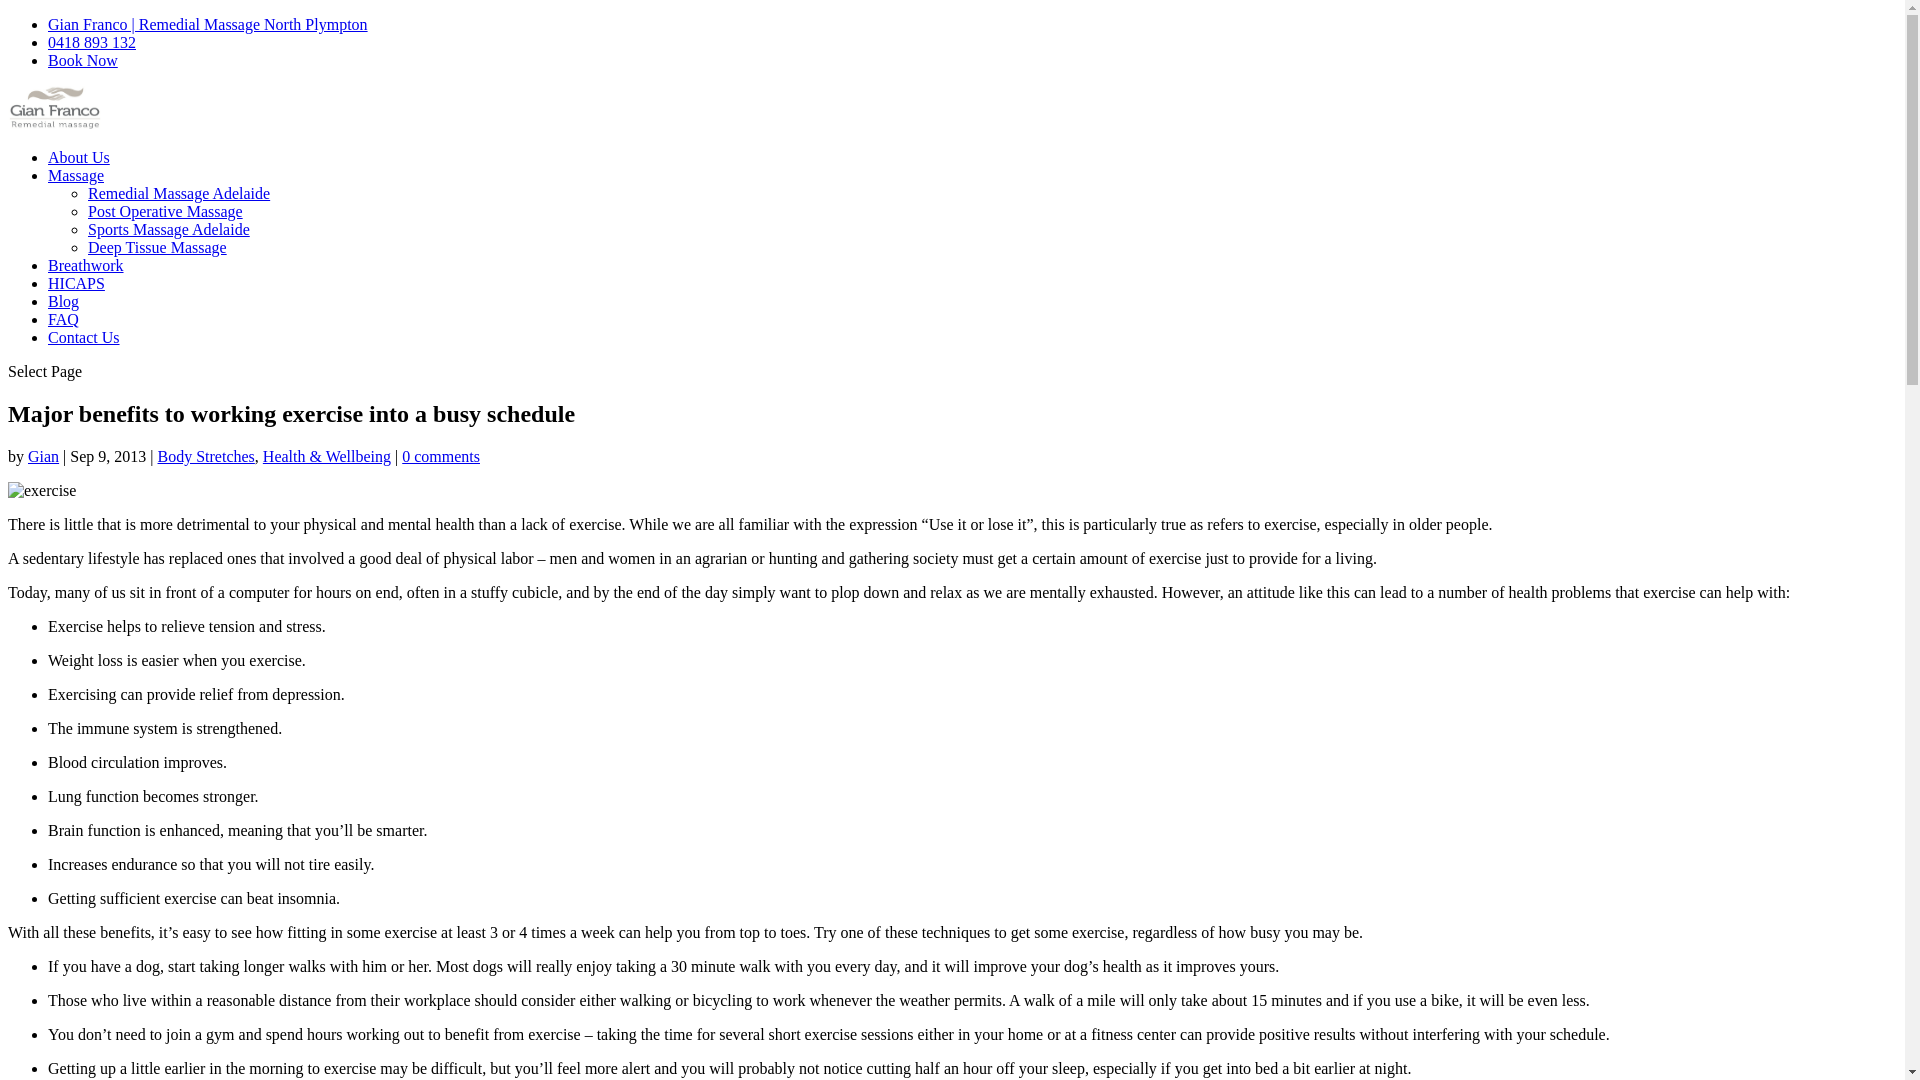  Describe the element at coordinates (43, 456) in the screenshot. I see `'Gian'` at that location.